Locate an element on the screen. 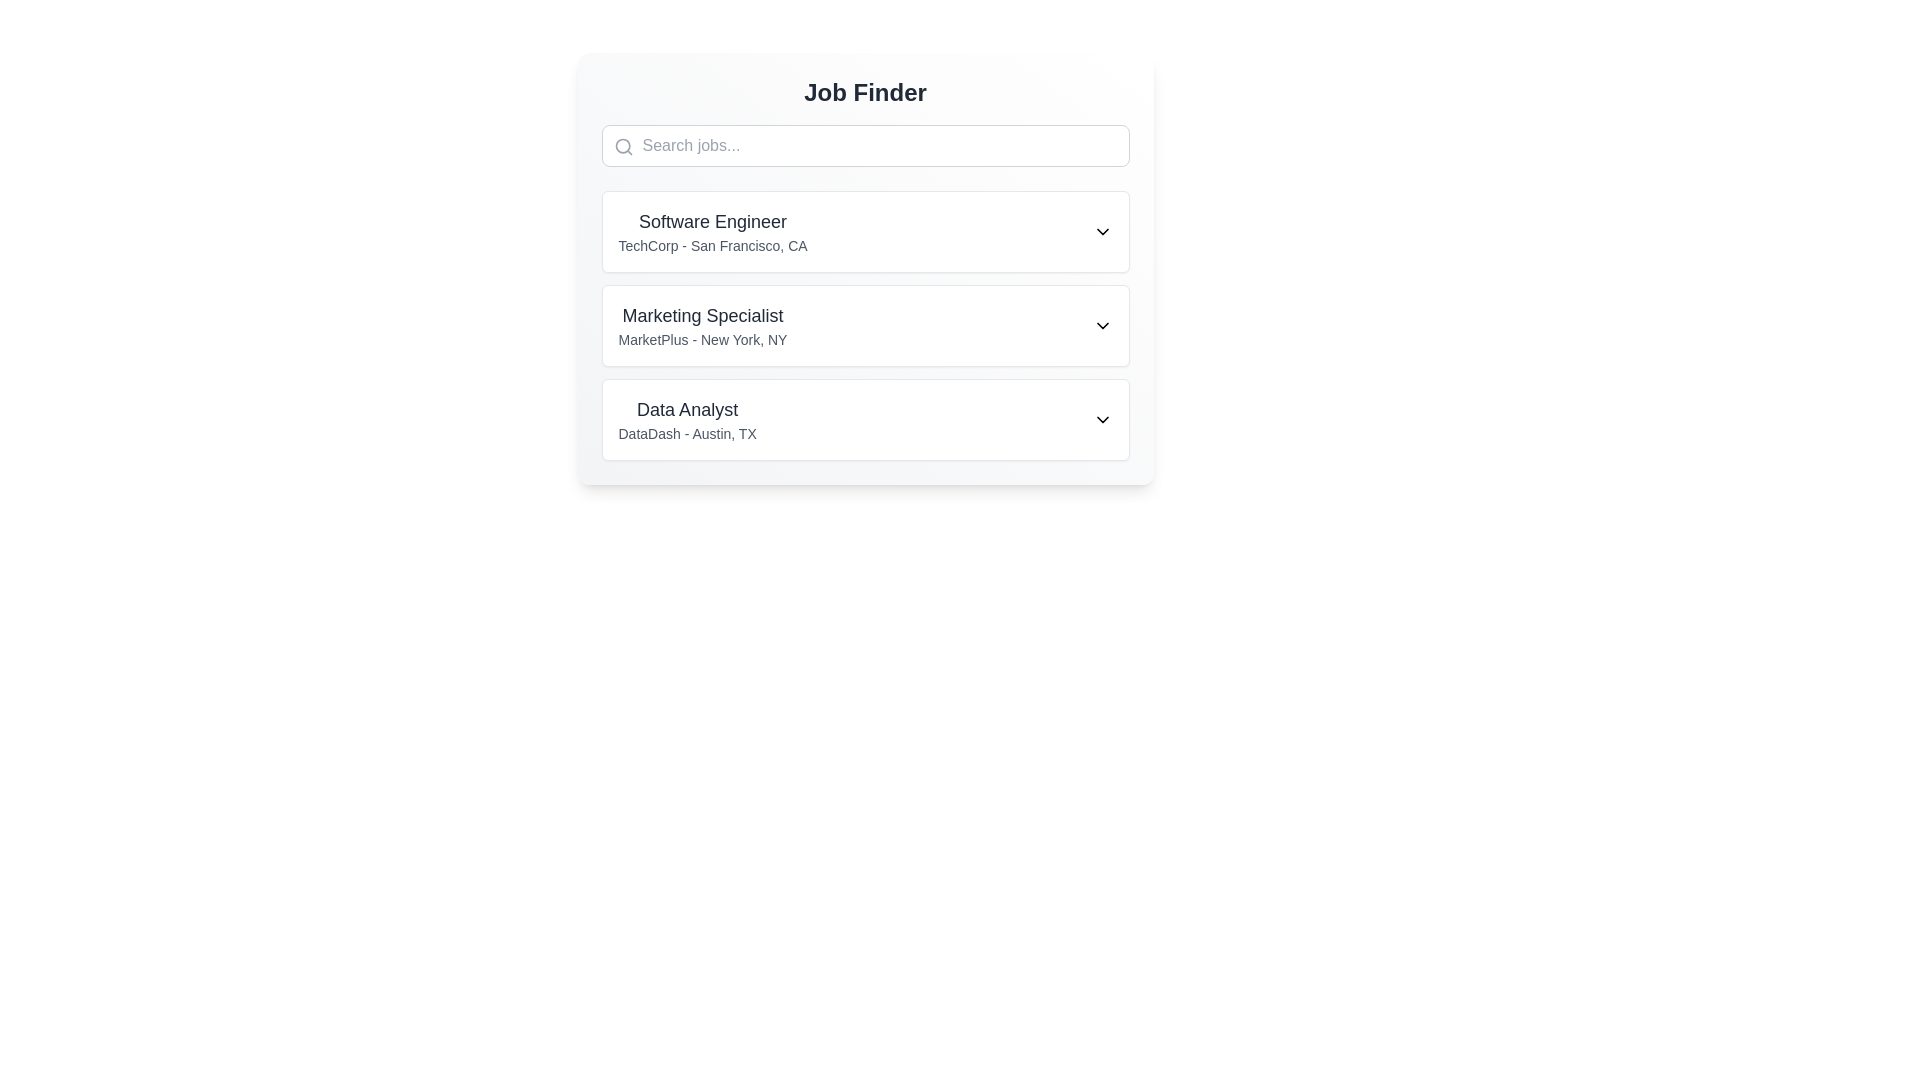 The height and width of the screenshot is (1080, 1920). the gray magnifying glass icon, which is a search indicator positioned on the left side of the search input field under the 'Job Finder' title is located at coordinates (622, 145).